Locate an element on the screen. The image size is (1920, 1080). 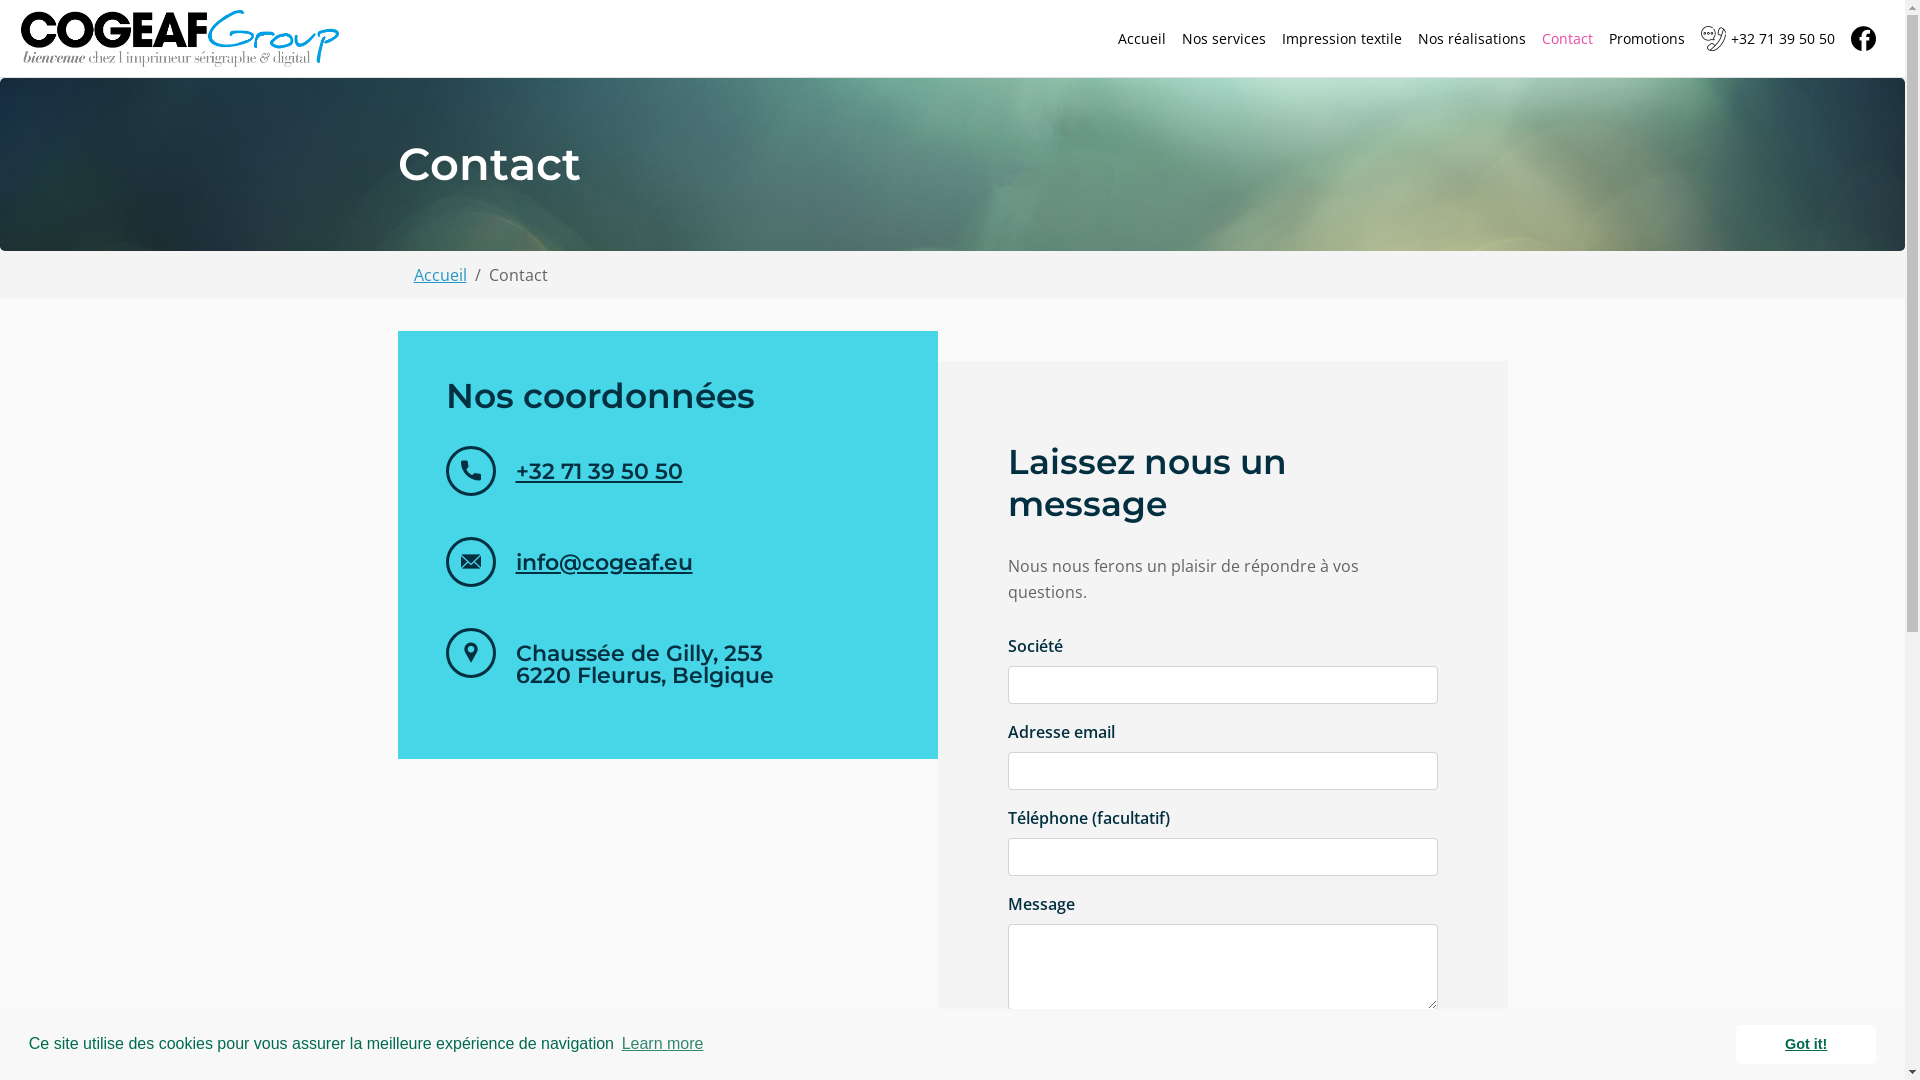
'Promotions' is located at coordinates (1646, 38).